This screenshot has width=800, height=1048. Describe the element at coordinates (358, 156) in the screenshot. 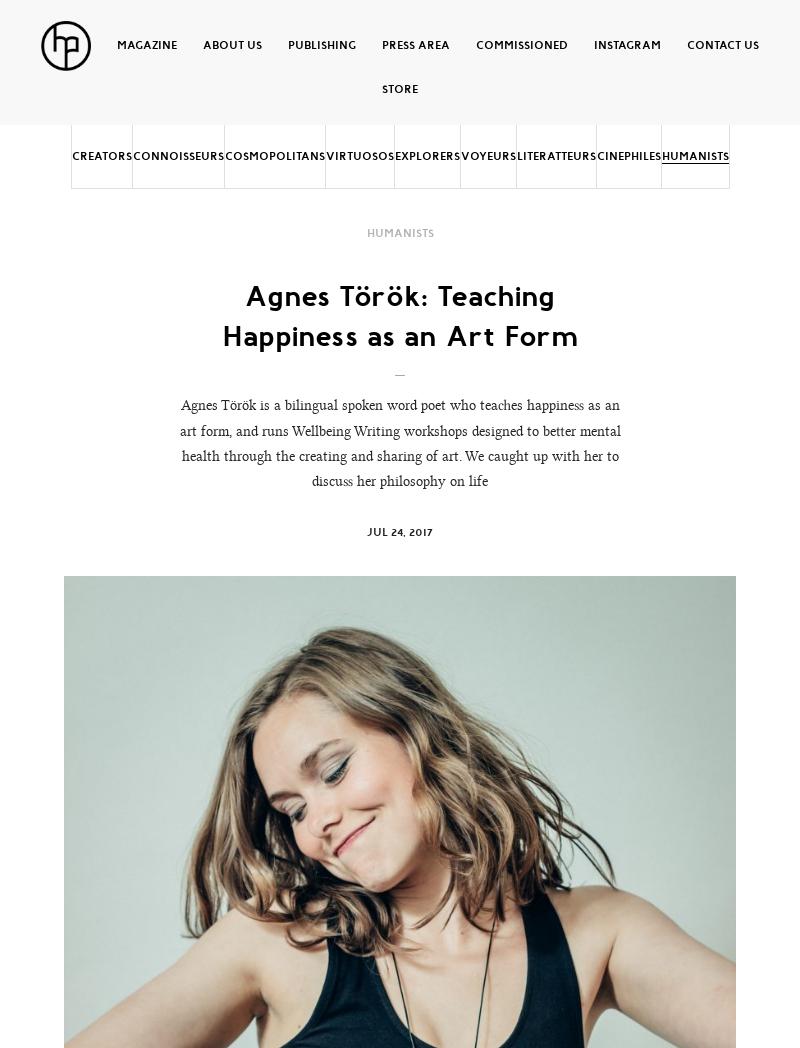

I see `'Virtuosos'` at that location.